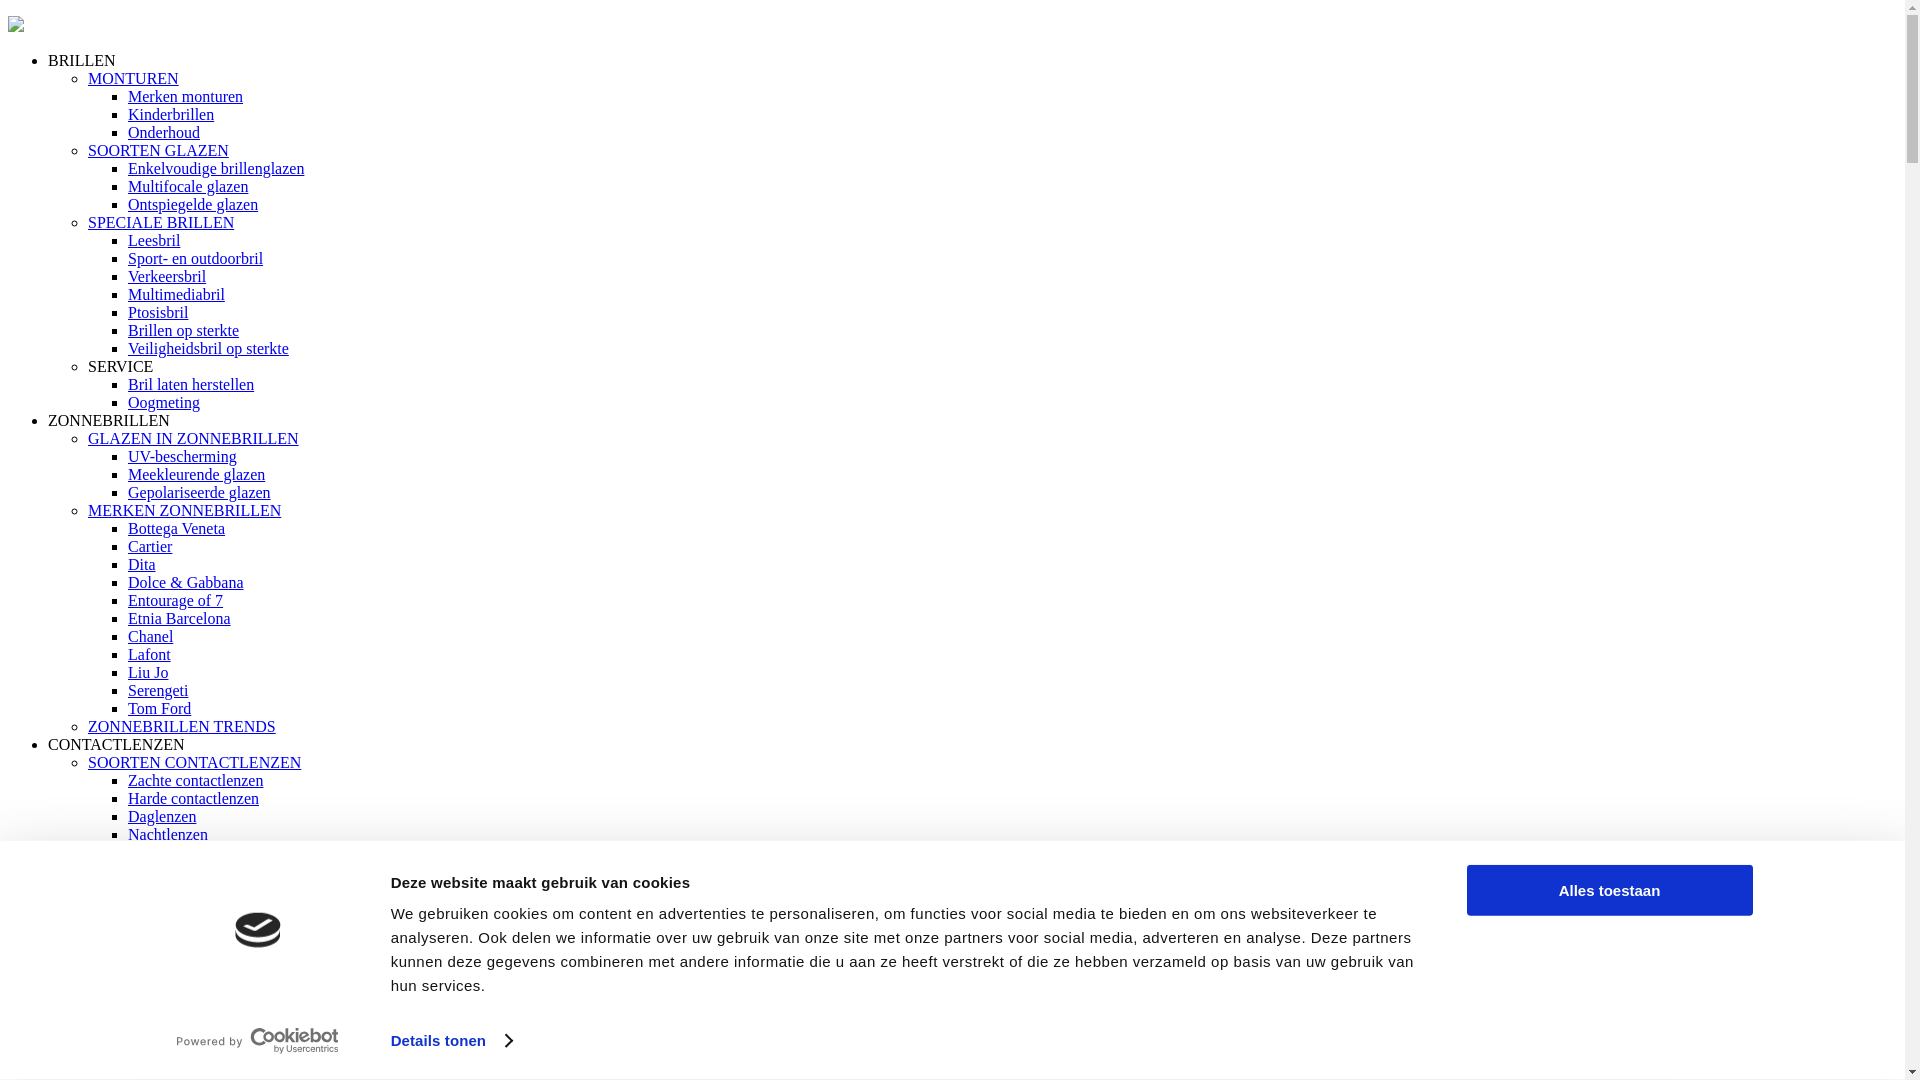 The image size is (1920, 1080). Describe the element at coordinates (199, 492) in the screenshot. I see `'Gepolariseerde glazen'` at that location.